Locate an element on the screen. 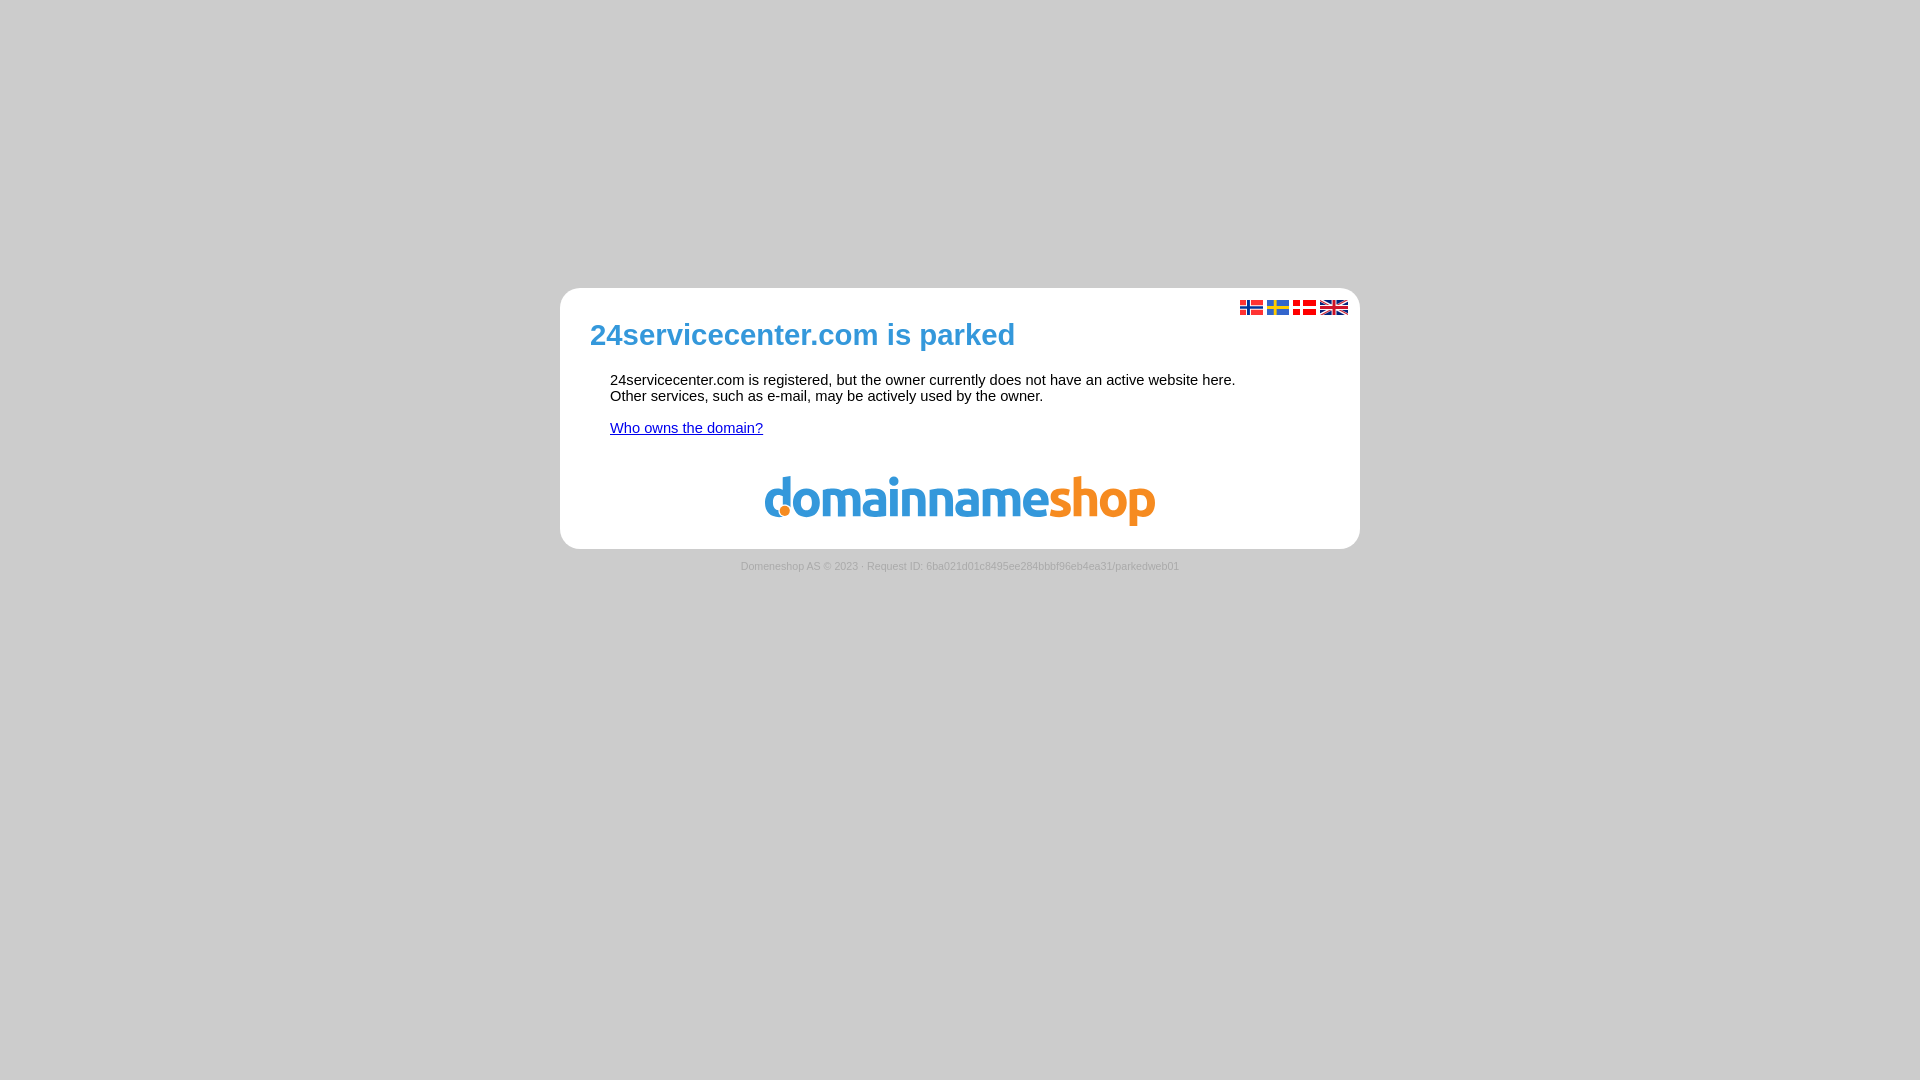 Image resolution: width=1920 pixels, height=1080 pixels. 'Who owns the domain?' is located at coordinates (608, 427).